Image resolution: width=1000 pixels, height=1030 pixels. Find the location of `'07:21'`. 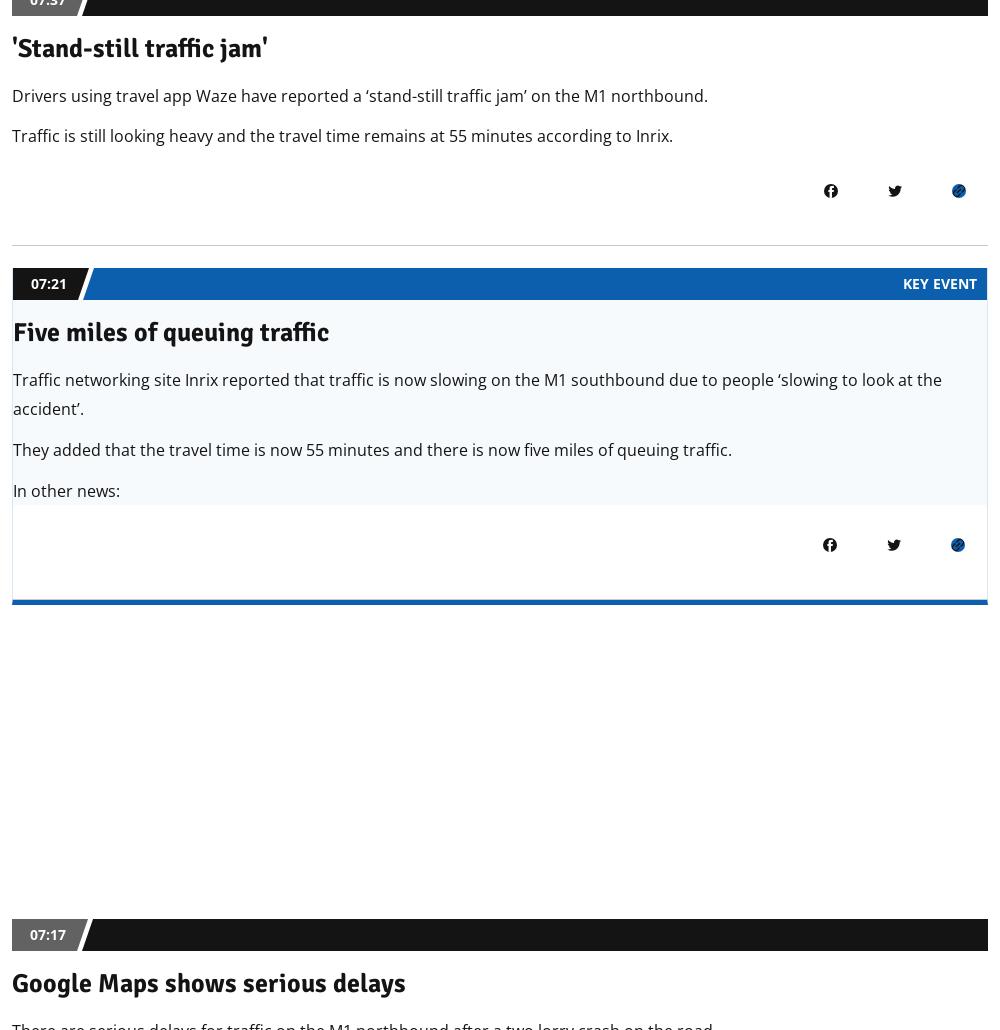

'07:21' is located at coordinates (49, 282).